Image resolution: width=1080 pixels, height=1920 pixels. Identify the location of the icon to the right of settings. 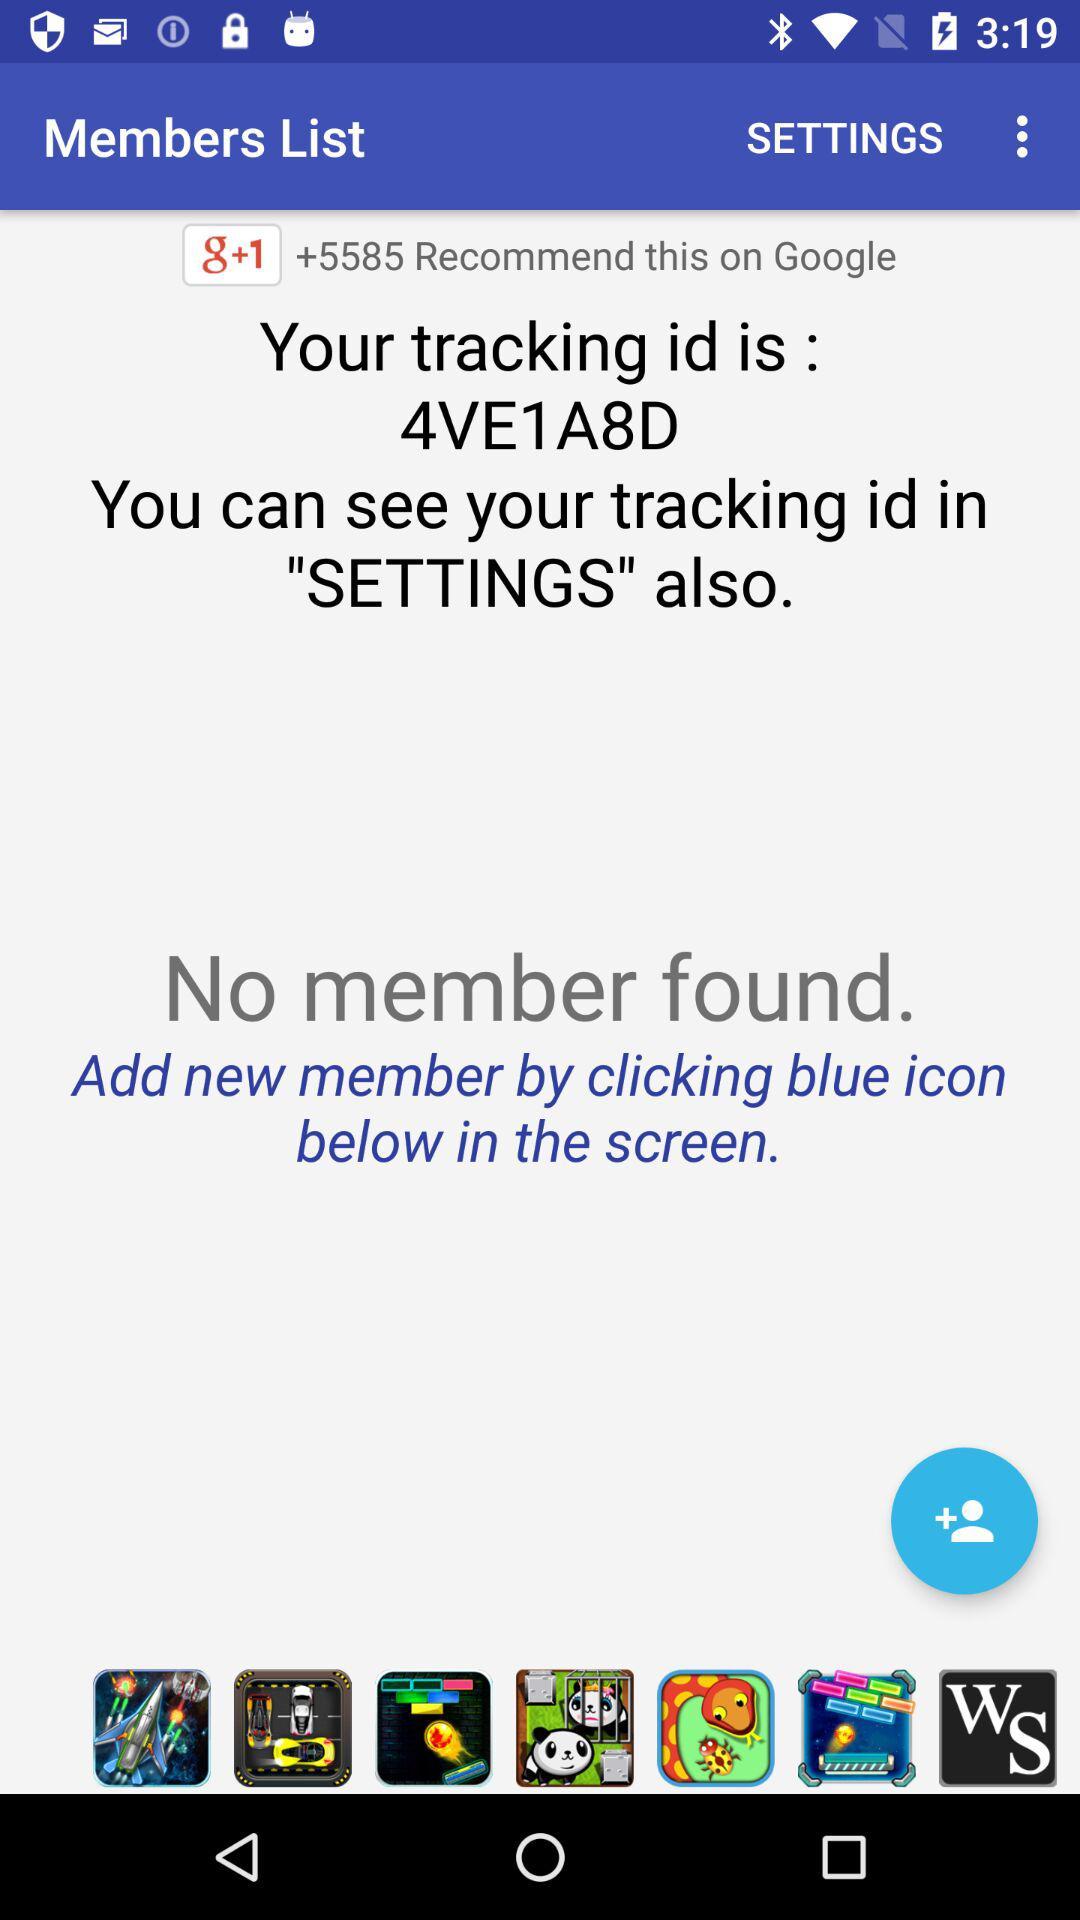
(1027, 135).